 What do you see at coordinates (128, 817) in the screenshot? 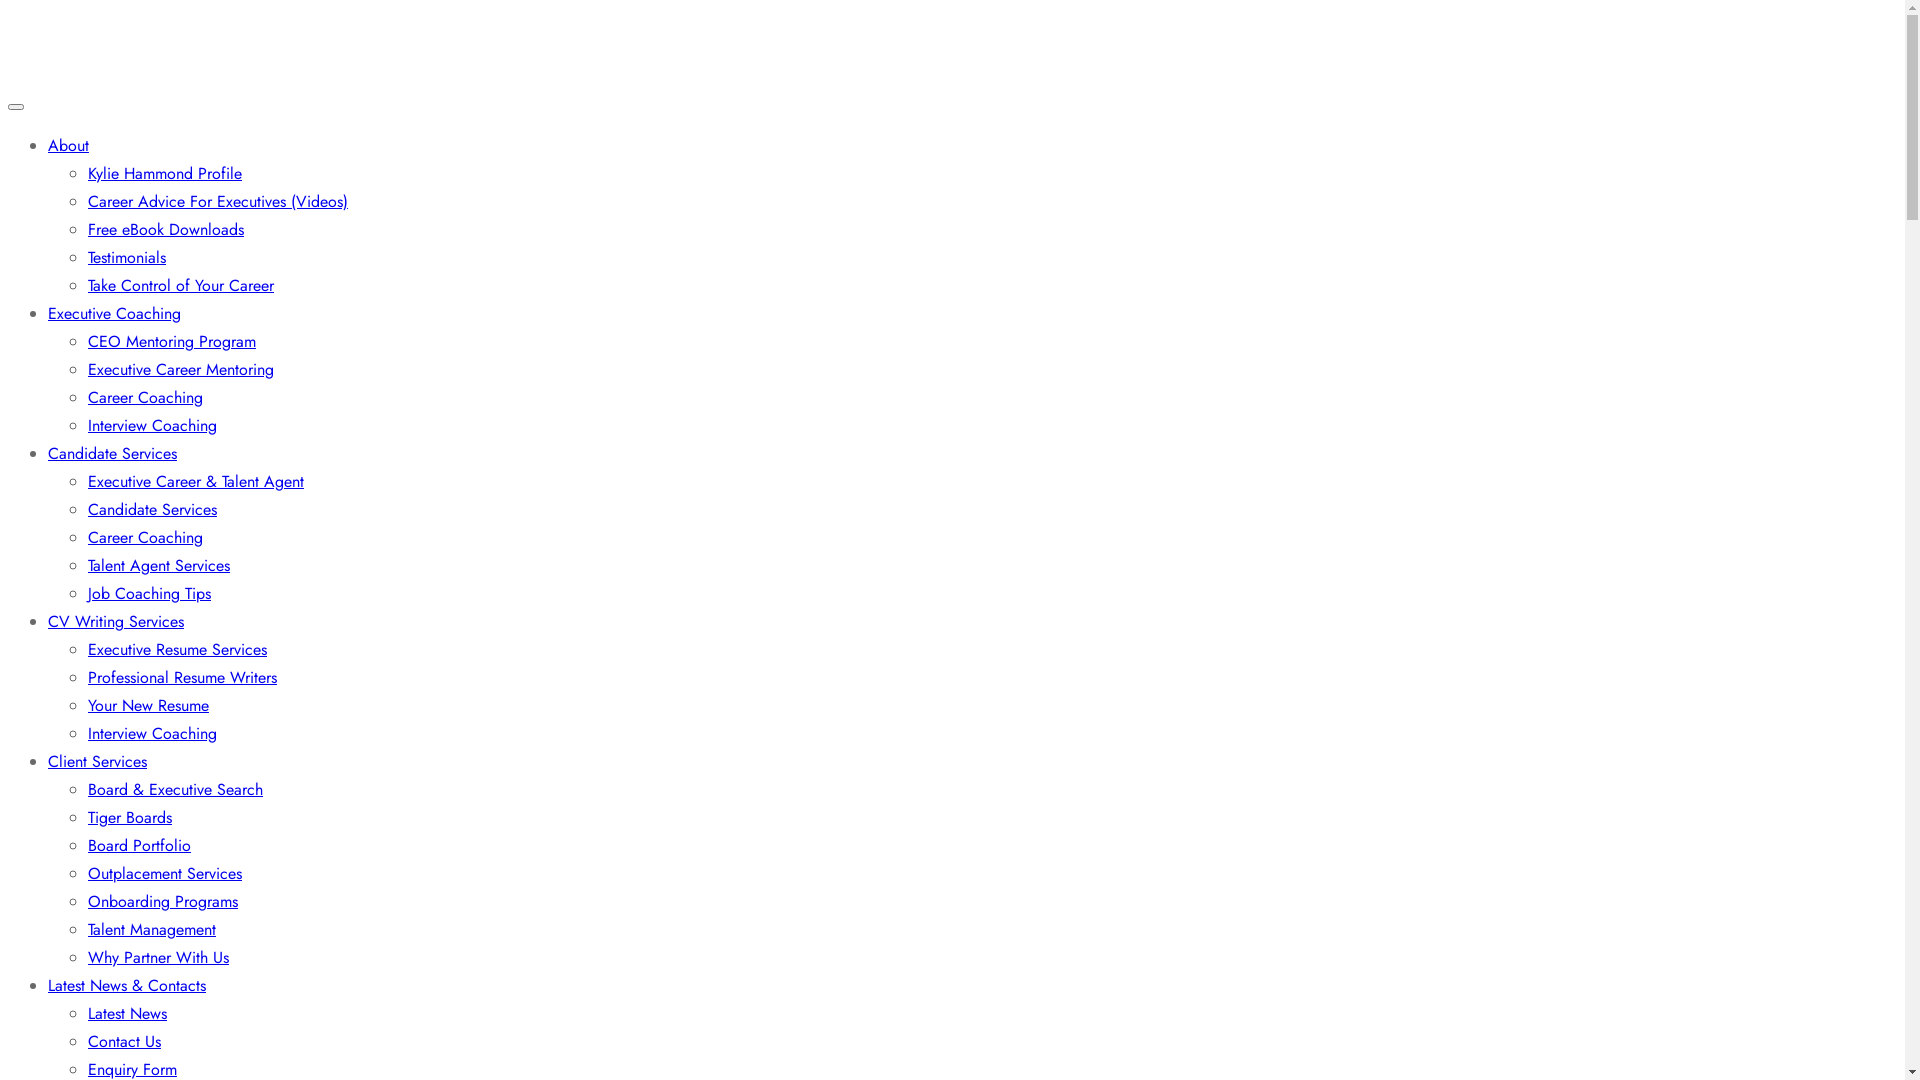
I see `'Tiger Boards'` at bounding box center [128, 817].